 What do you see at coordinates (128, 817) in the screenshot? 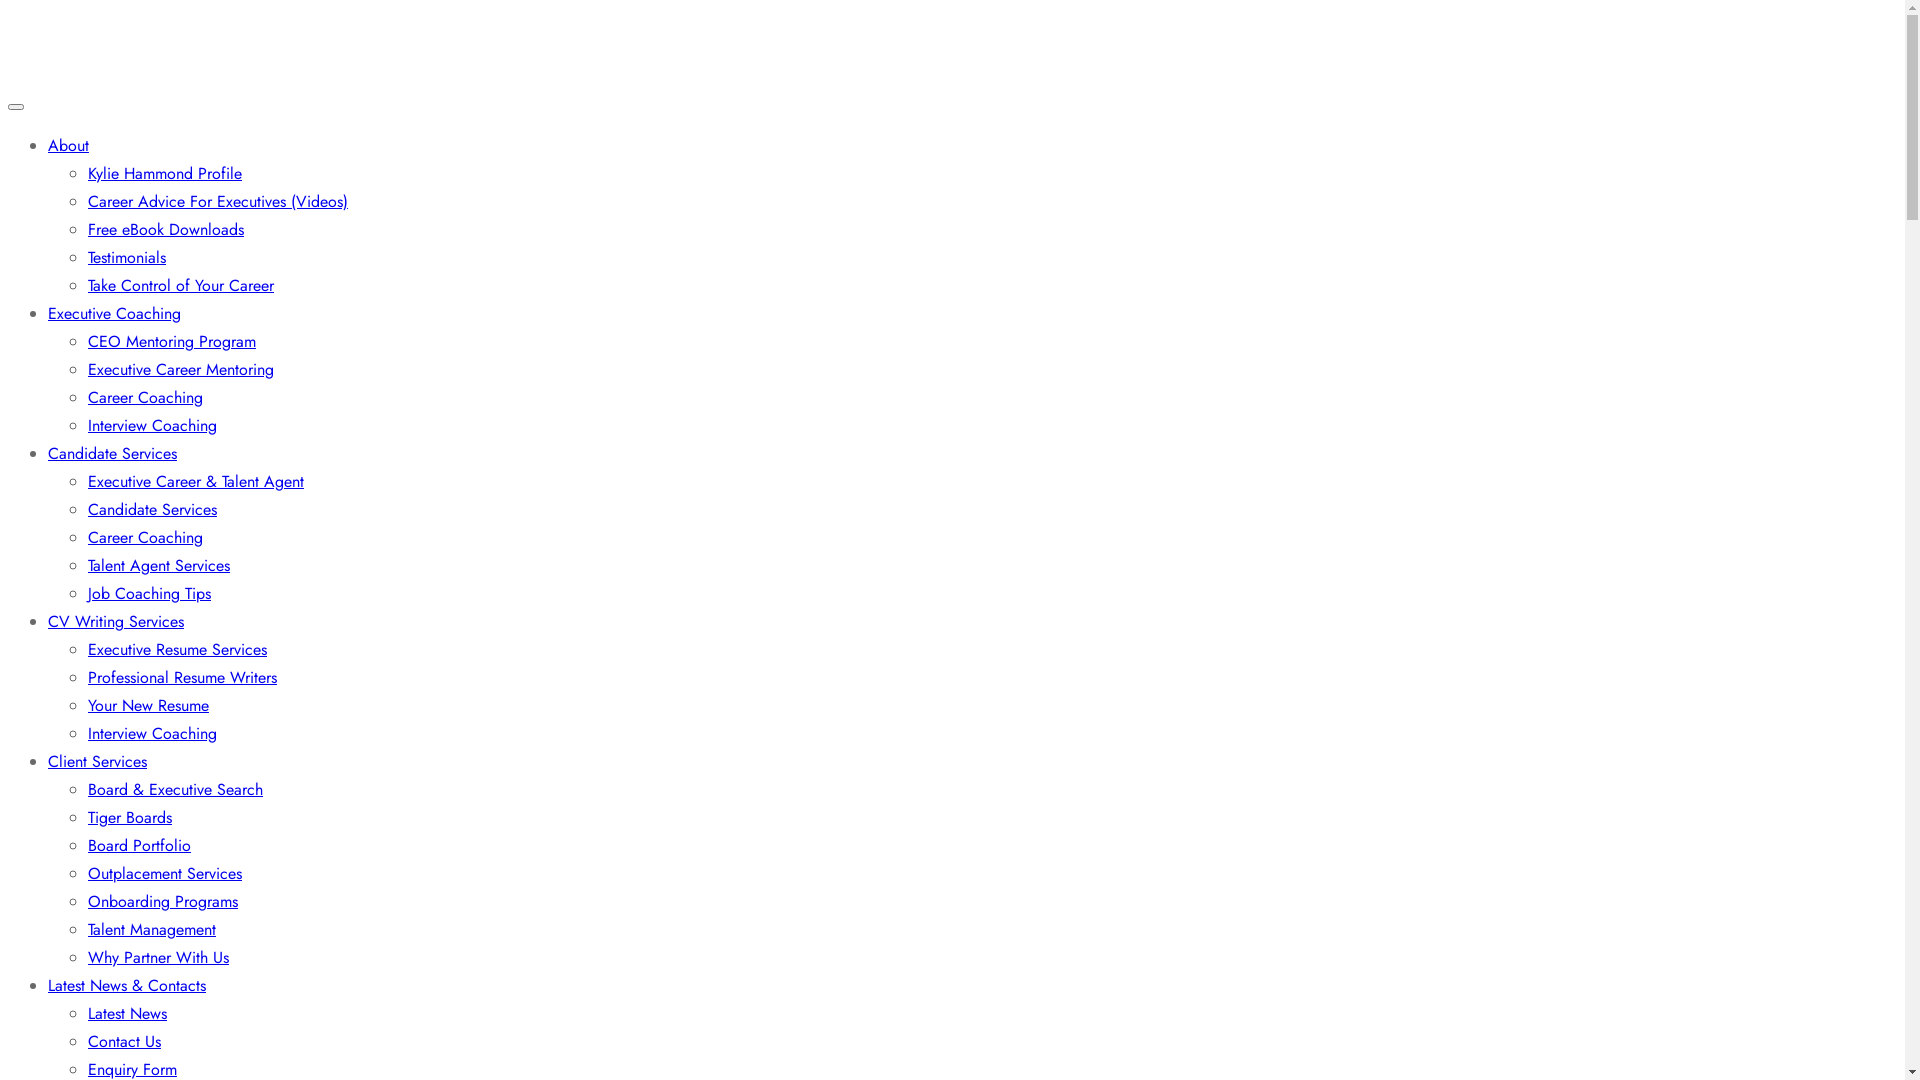
I see `'Tiger Boards'` at bounding box center [128, 817].